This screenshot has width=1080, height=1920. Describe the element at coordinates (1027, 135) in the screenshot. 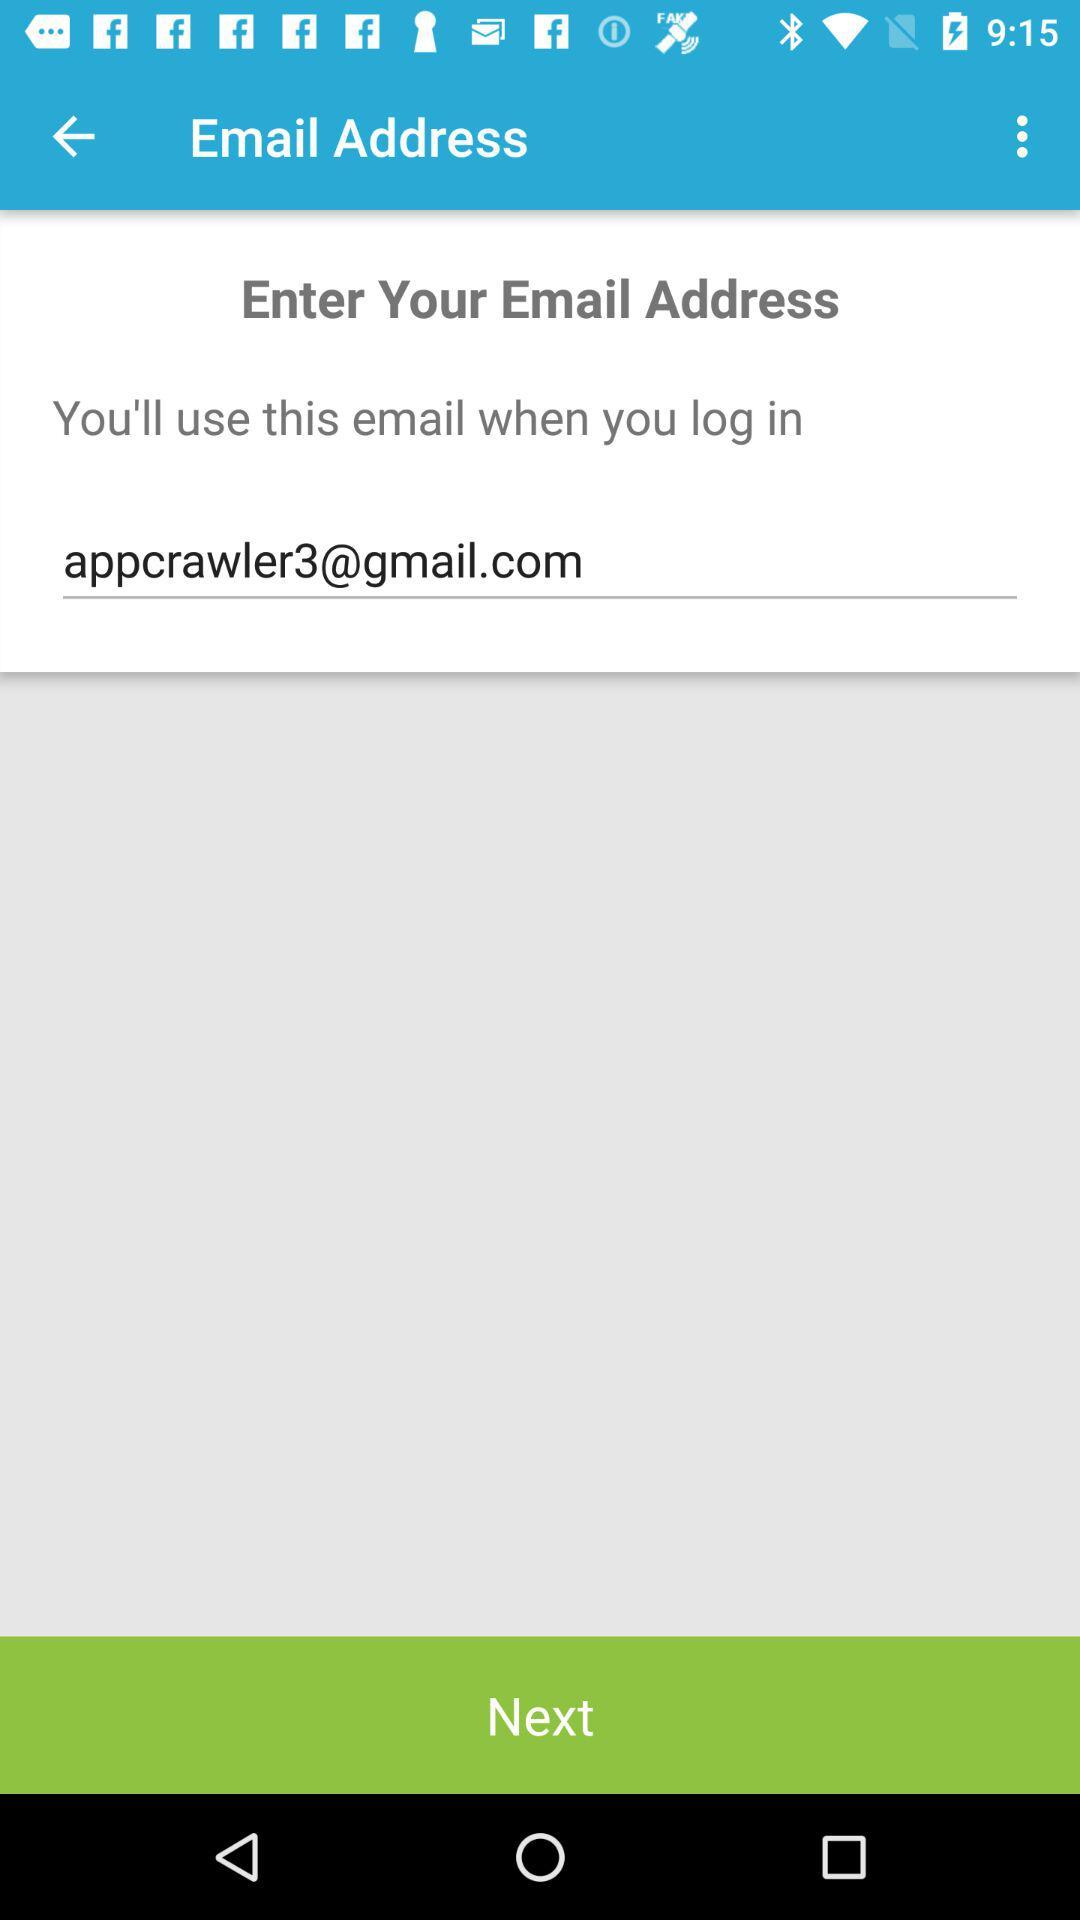

I see `the item at the top right corner` at that location.